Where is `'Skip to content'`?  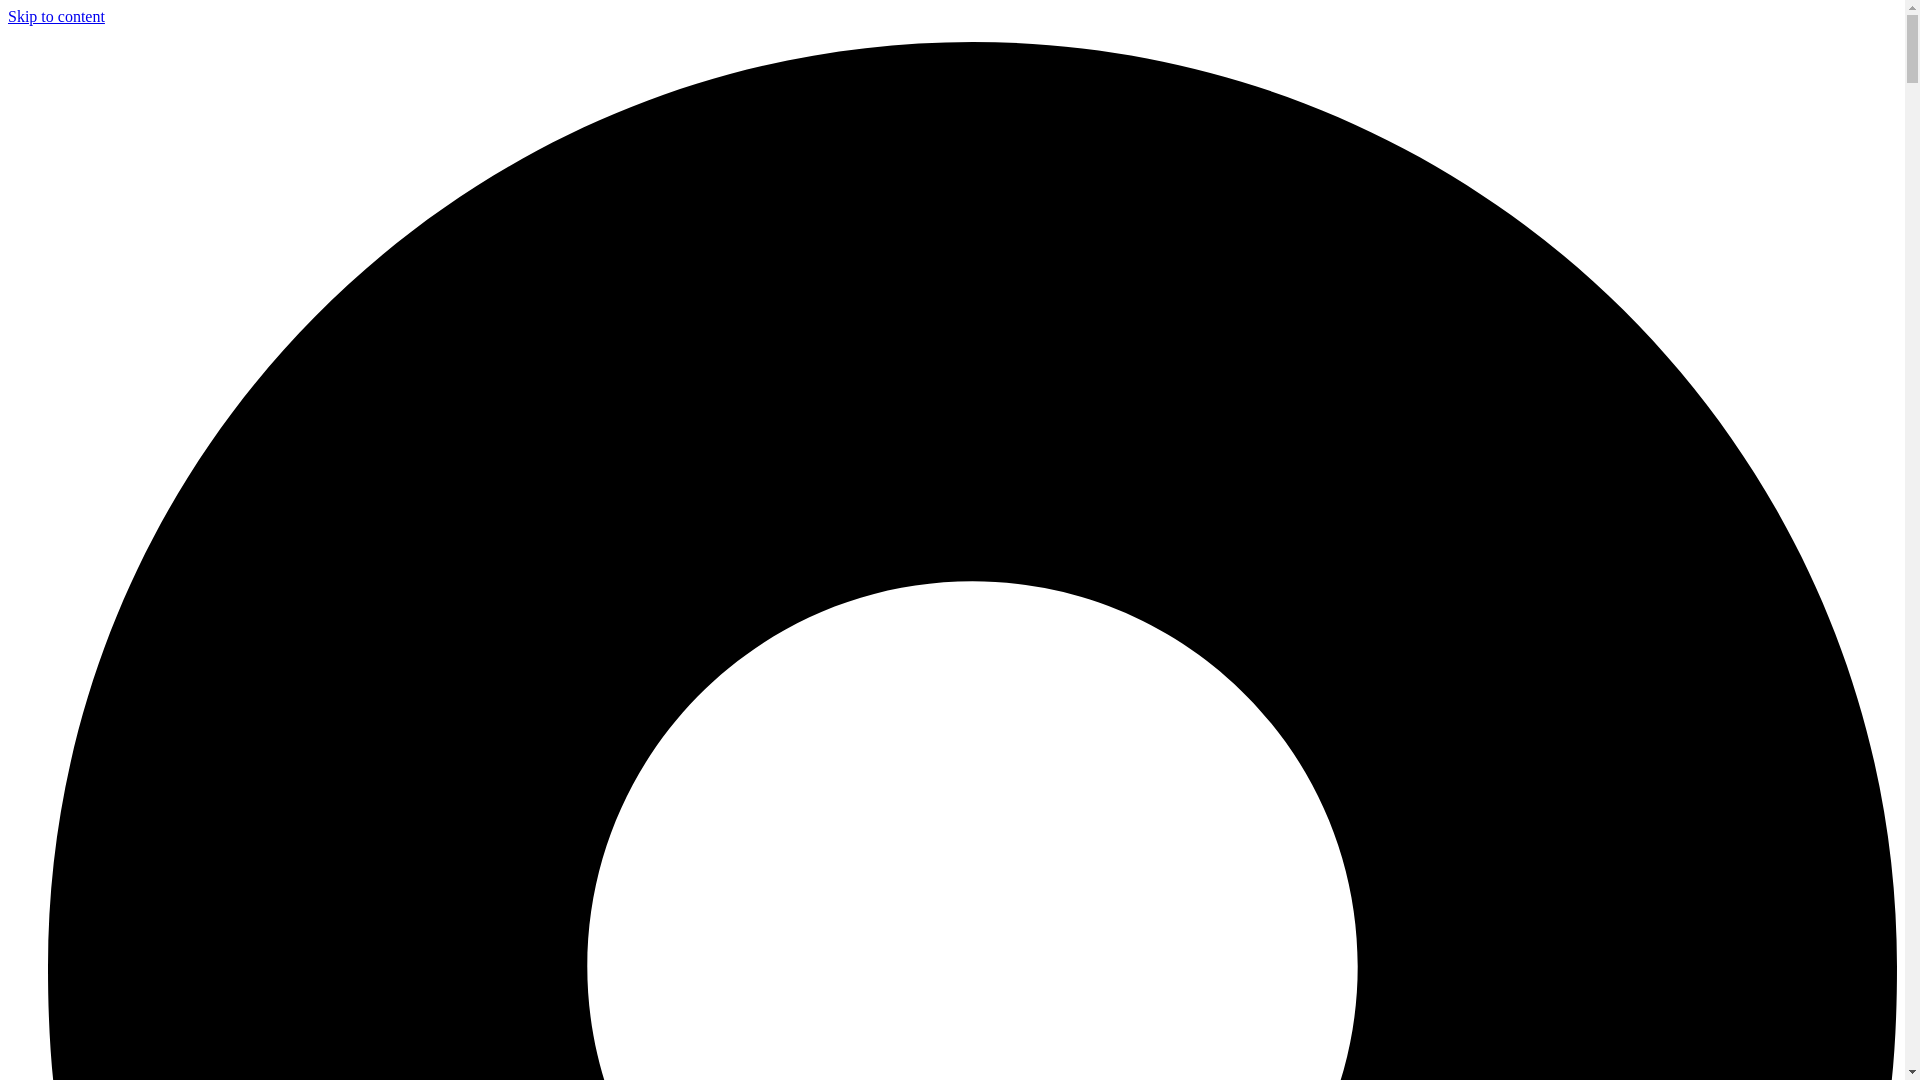
'Skip to content' is located at coordinates (56, 16).